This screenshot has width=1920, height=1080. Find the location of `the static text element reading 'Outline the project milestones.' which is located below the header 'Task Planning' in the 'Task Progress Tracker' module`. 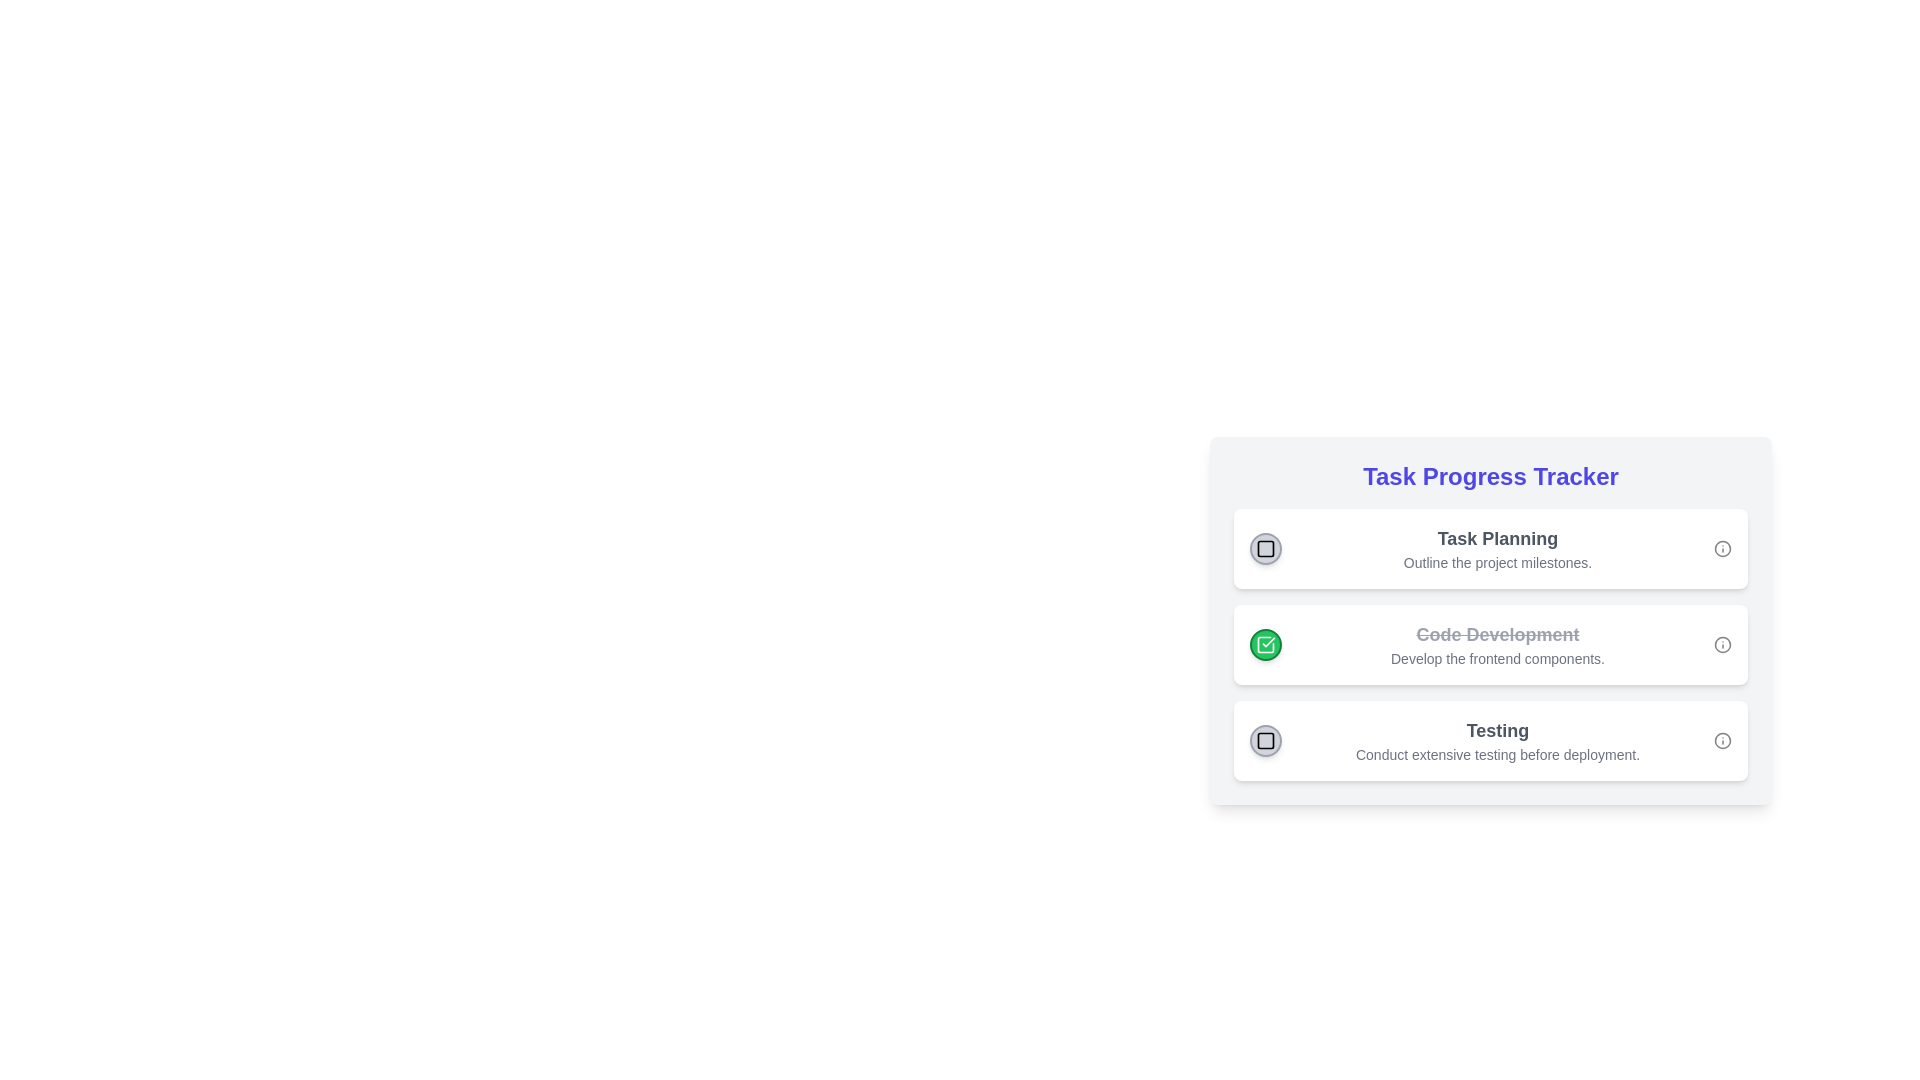

the static text element reading 'Outline the project milestones.' which is located below the header 'Task Planning' in the 'Task Progress Tracker' module is located at coordinates (1497, 563).